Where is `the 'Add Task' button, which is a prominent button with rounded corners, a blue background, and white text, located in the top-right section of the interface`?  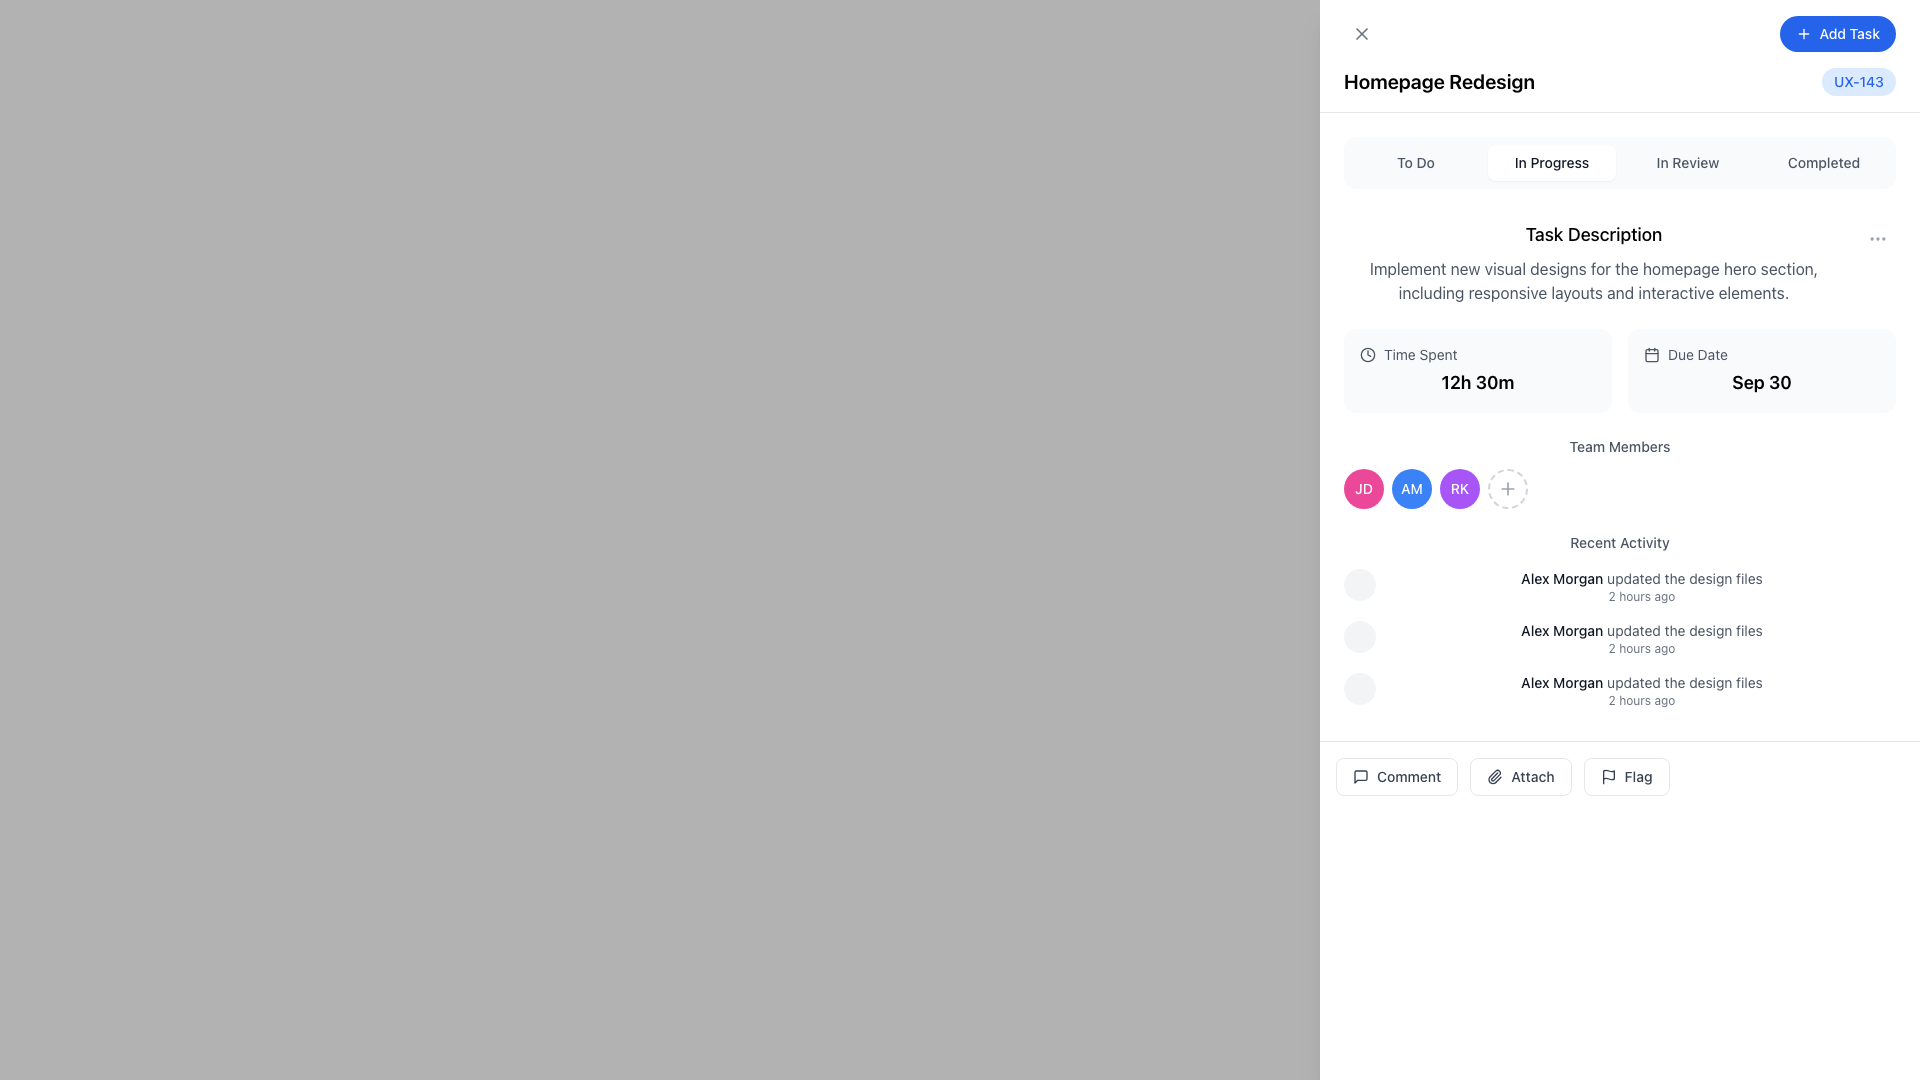
the 'Add Task' button, which is a prominent button with rounded corners, a blue background, and white text, located in the top-right section of the interface is located at coordinates (1837, 34).